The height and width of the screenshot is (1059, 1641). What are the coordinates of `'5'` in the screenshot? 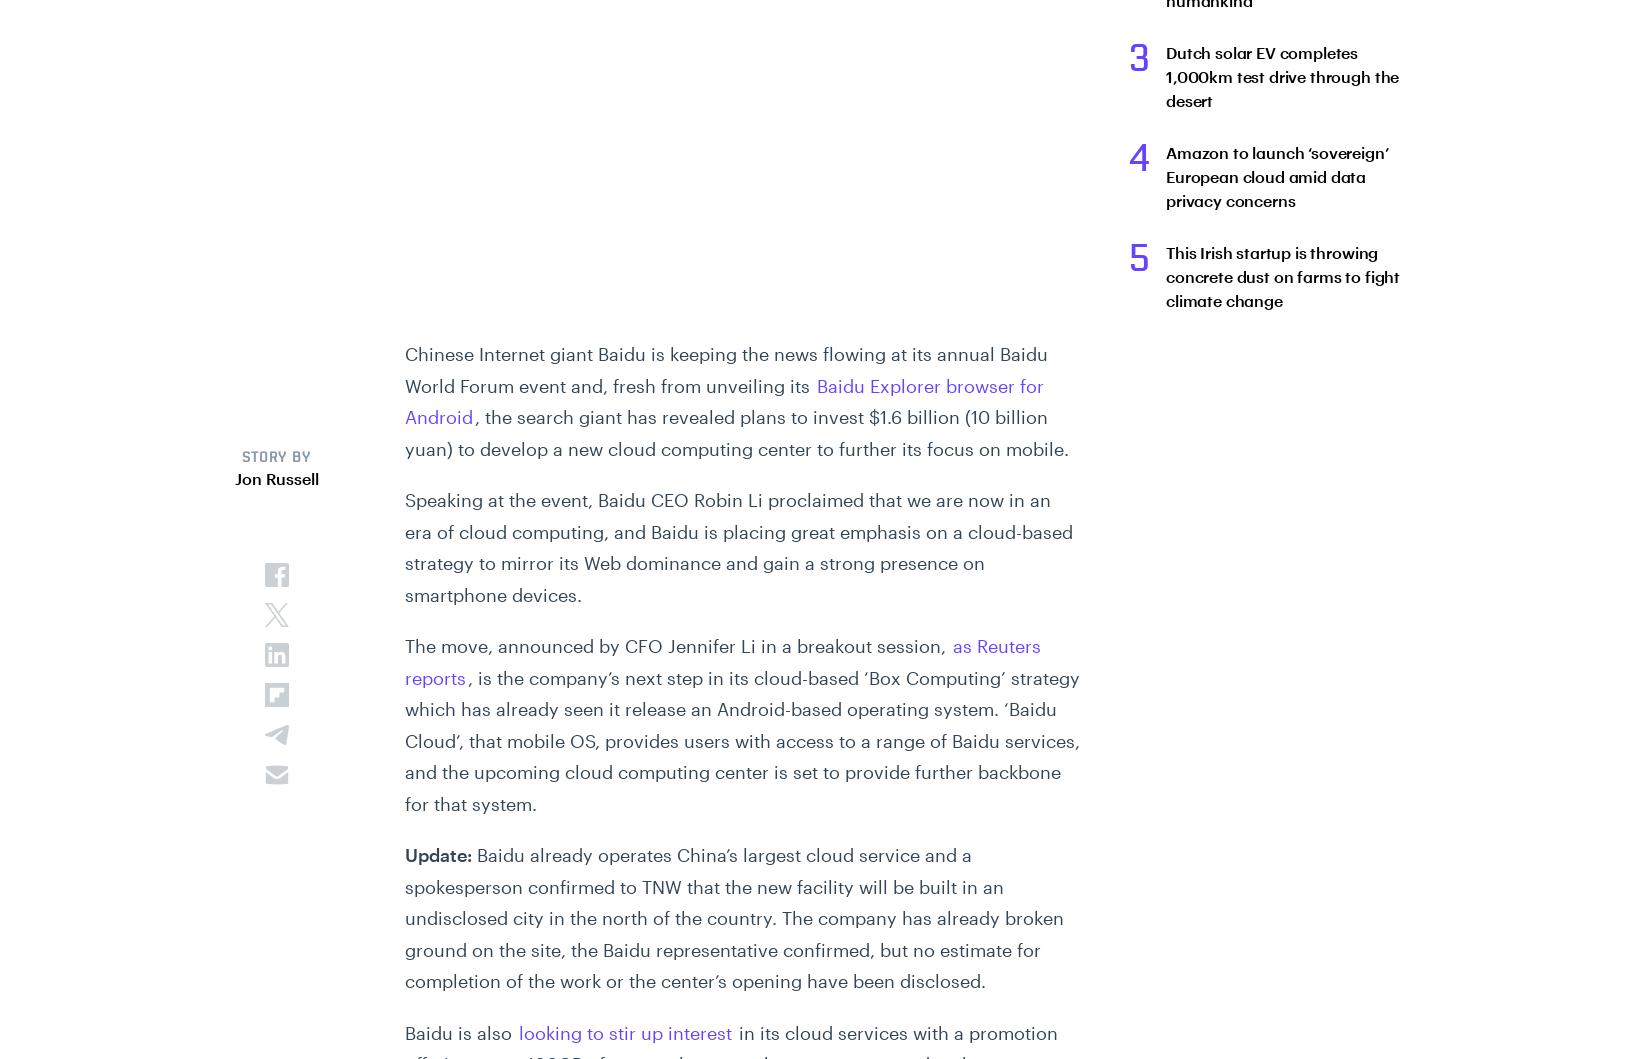 It's located at (1137, 259).